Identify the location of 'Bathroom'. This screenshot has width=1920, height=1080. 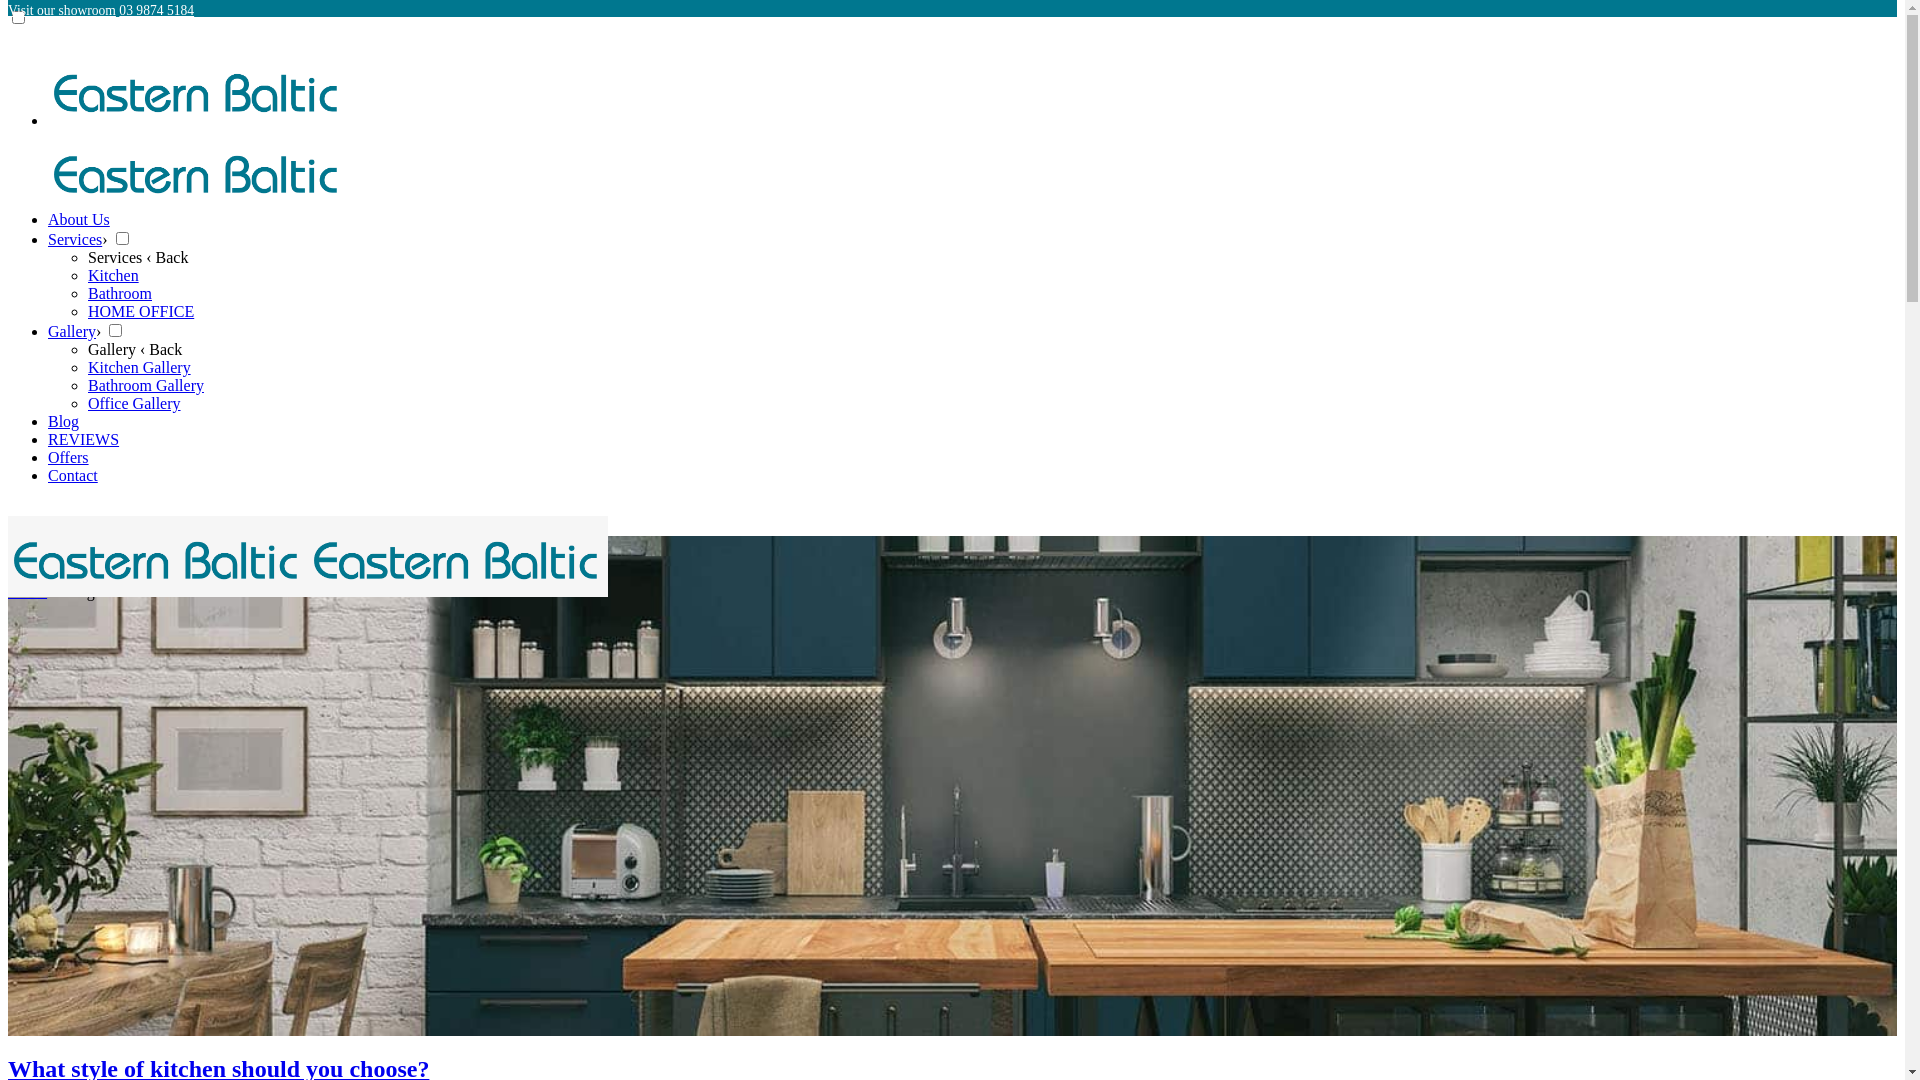
(119, 293).